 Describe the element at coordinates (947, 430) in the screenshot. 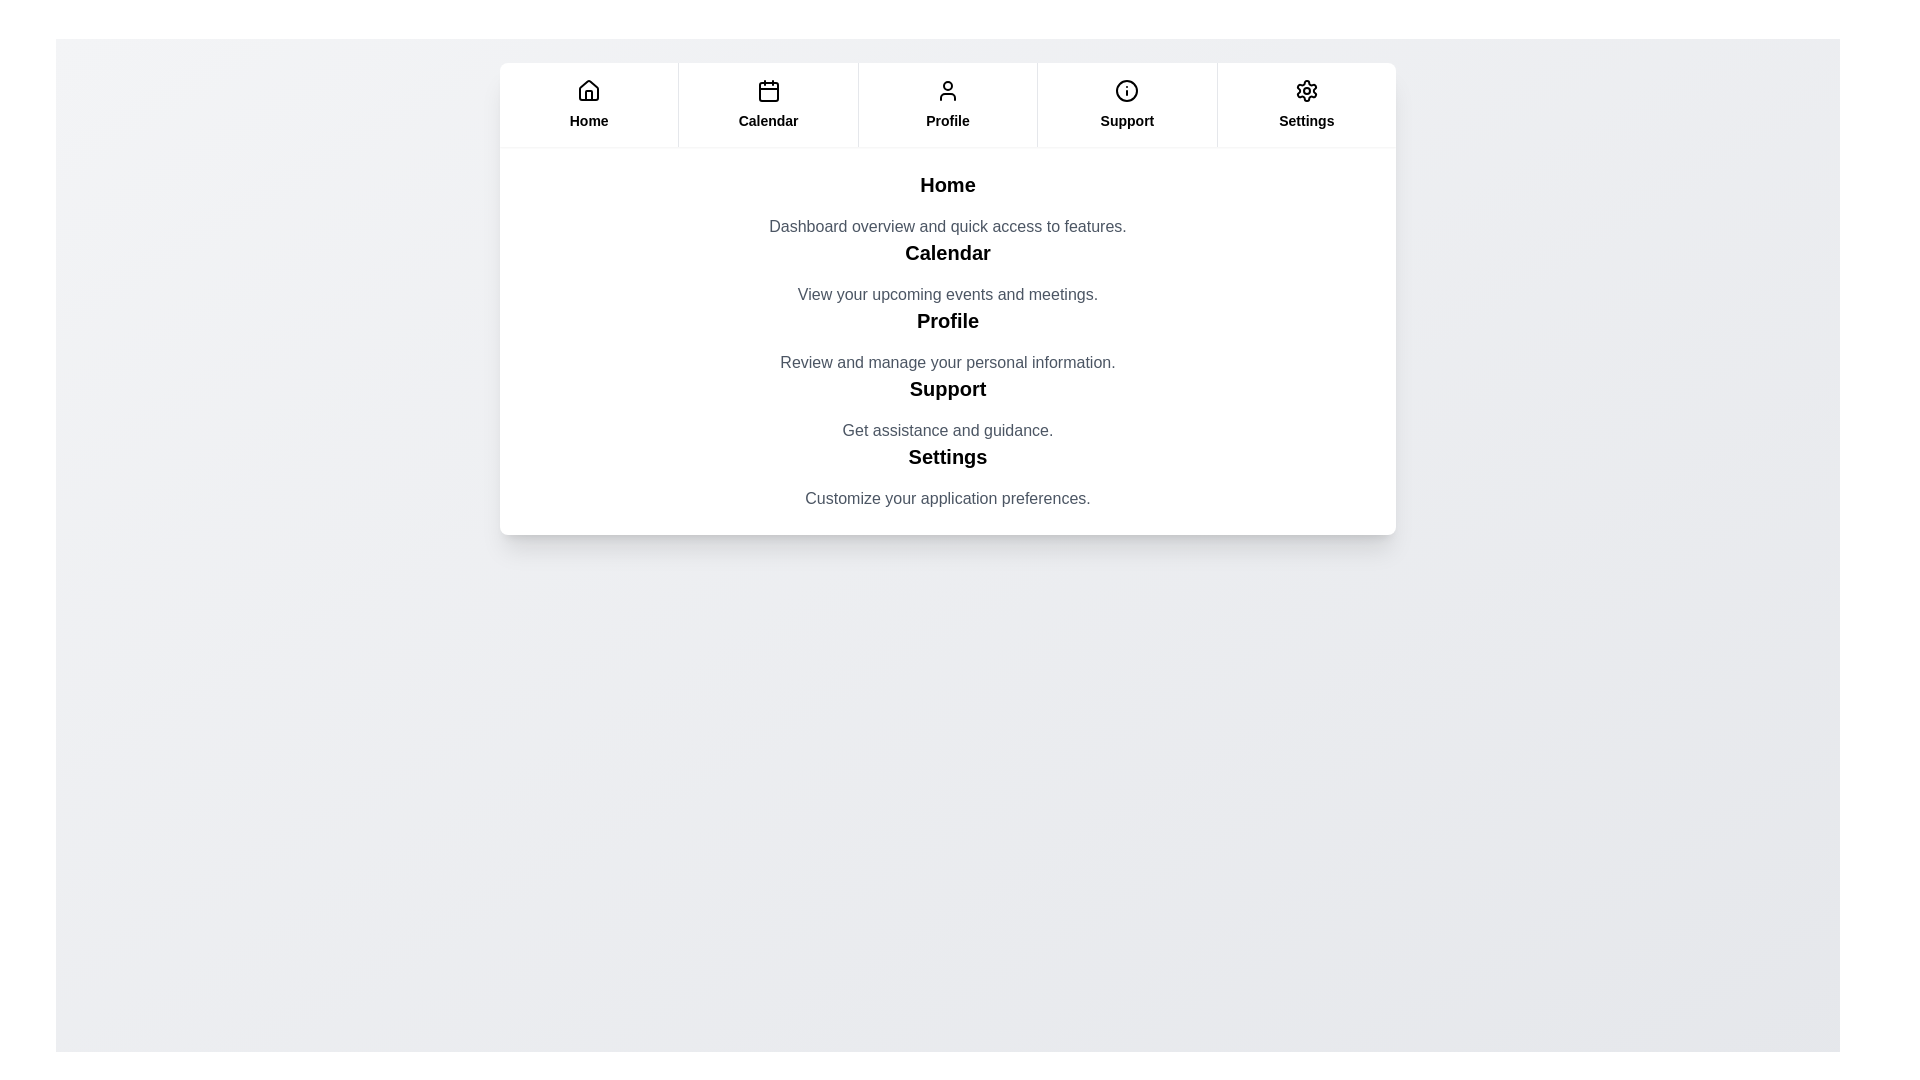

I see `the text element that says 'Get assistance and guidance.' styled in gray color, located below the heading 'Support'` at that location.